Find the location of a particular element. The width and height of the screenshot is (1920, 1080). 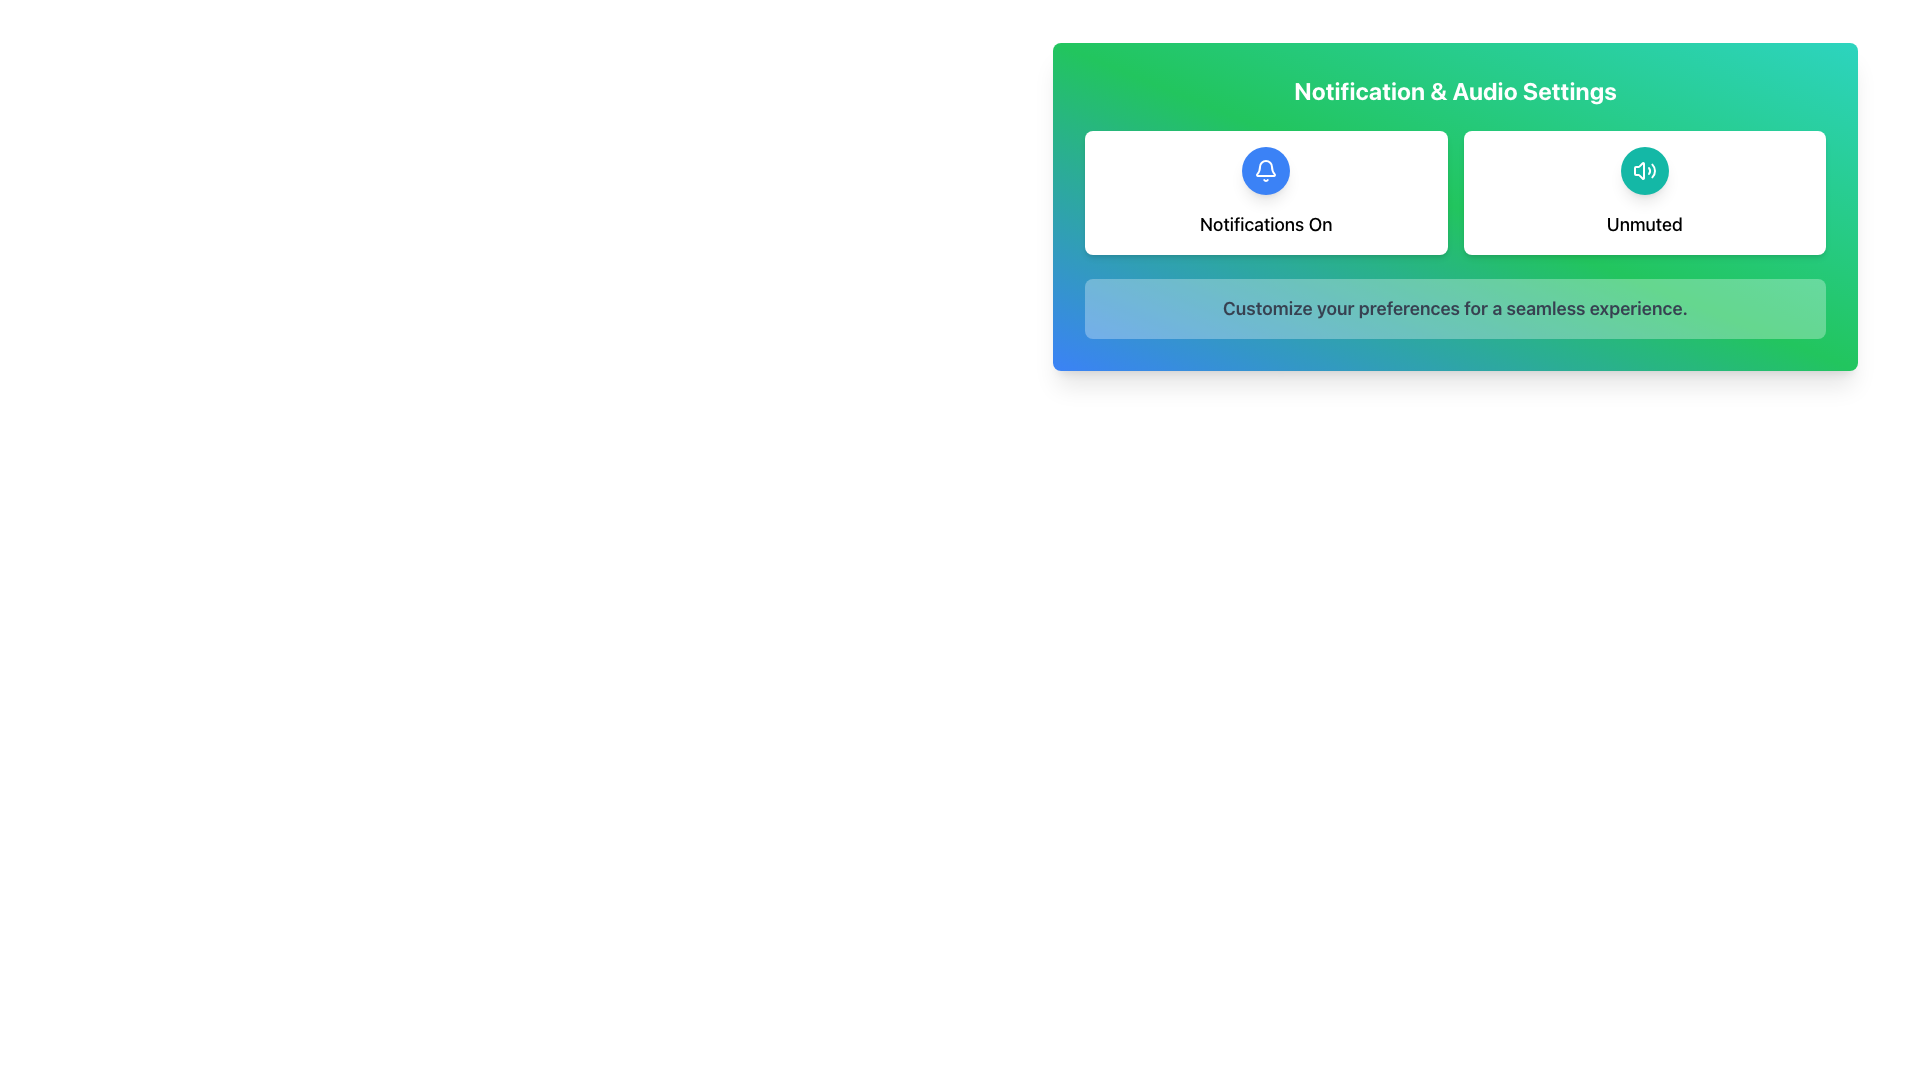

the circular blue button with a white bell icon in the 'Notifications On' section is located at coordinates (1265, 169).